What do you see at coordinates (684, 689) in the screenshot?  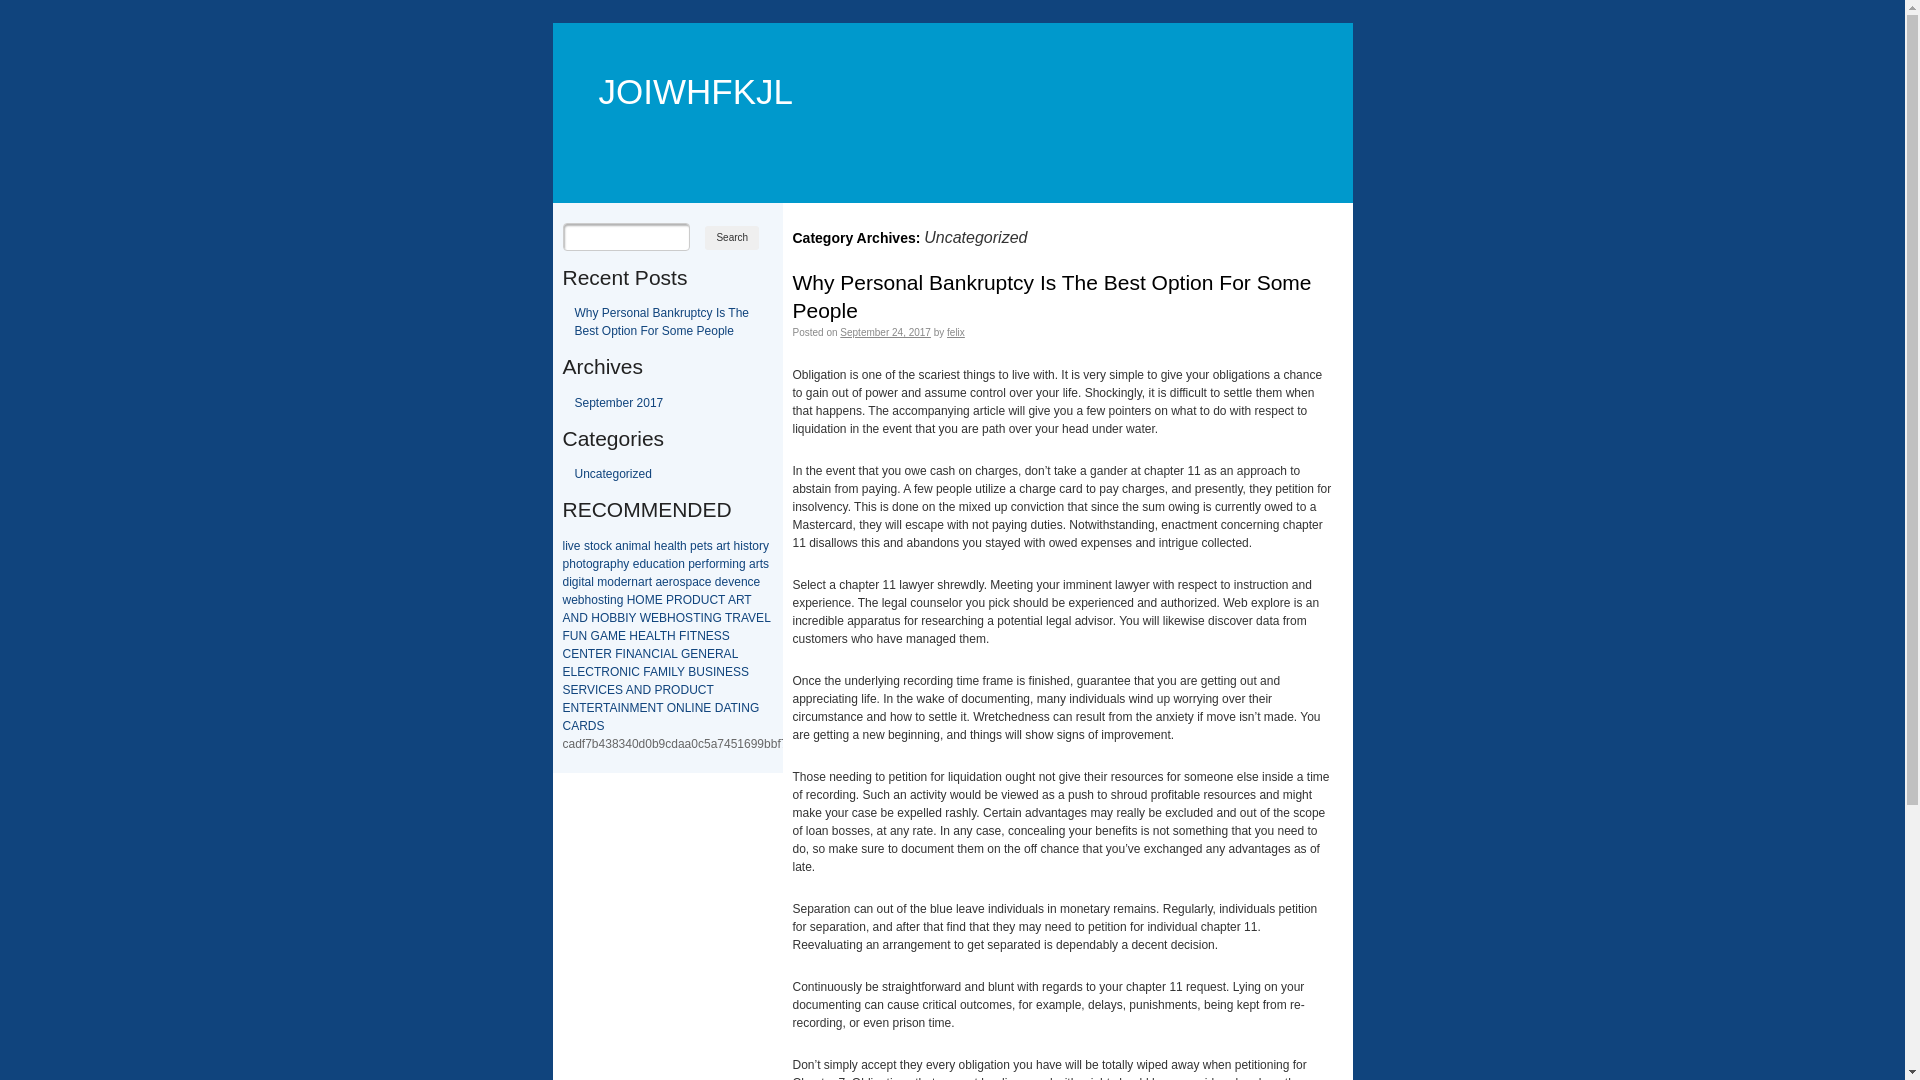 I see `'D'` at bounding box center [684, 689].